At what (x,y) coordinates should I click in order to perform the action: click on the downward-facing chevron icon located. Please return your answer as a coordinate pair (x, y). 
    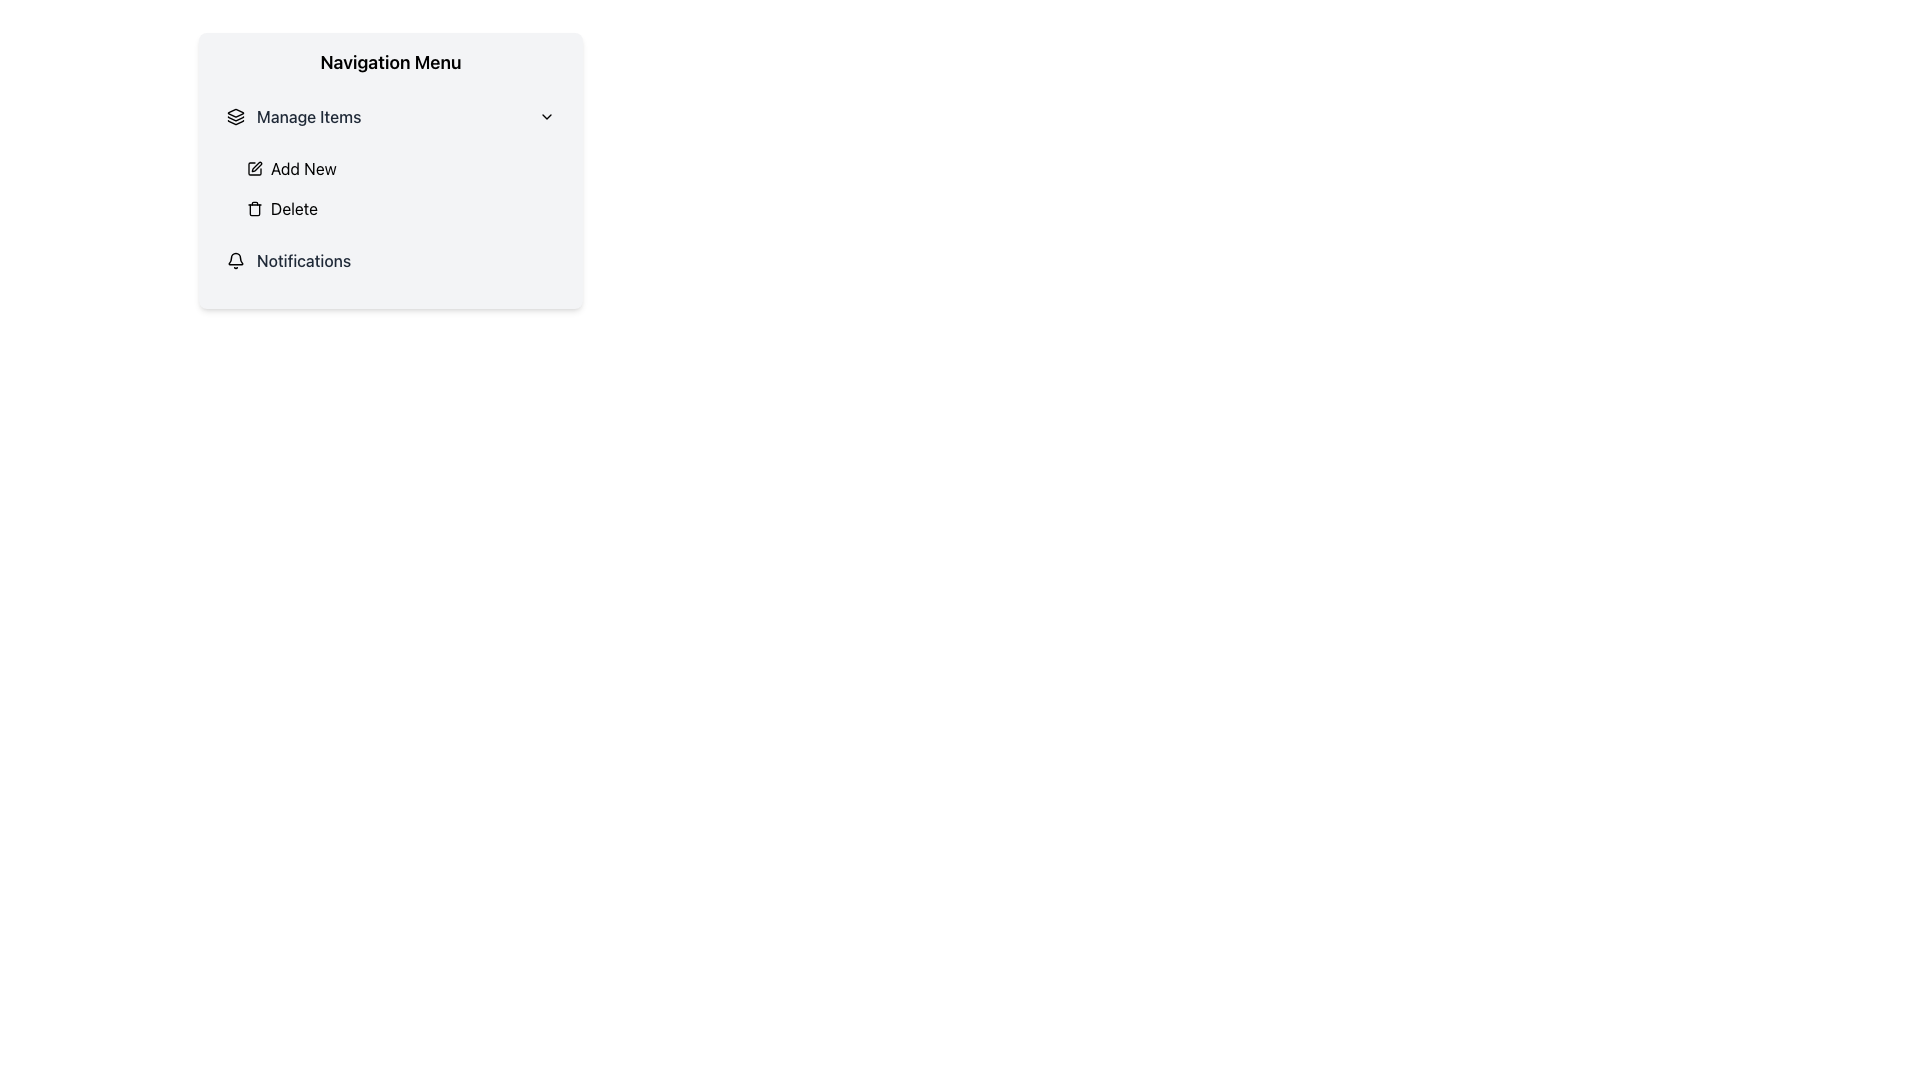
    Looking at the image, I should click on (547, 116).